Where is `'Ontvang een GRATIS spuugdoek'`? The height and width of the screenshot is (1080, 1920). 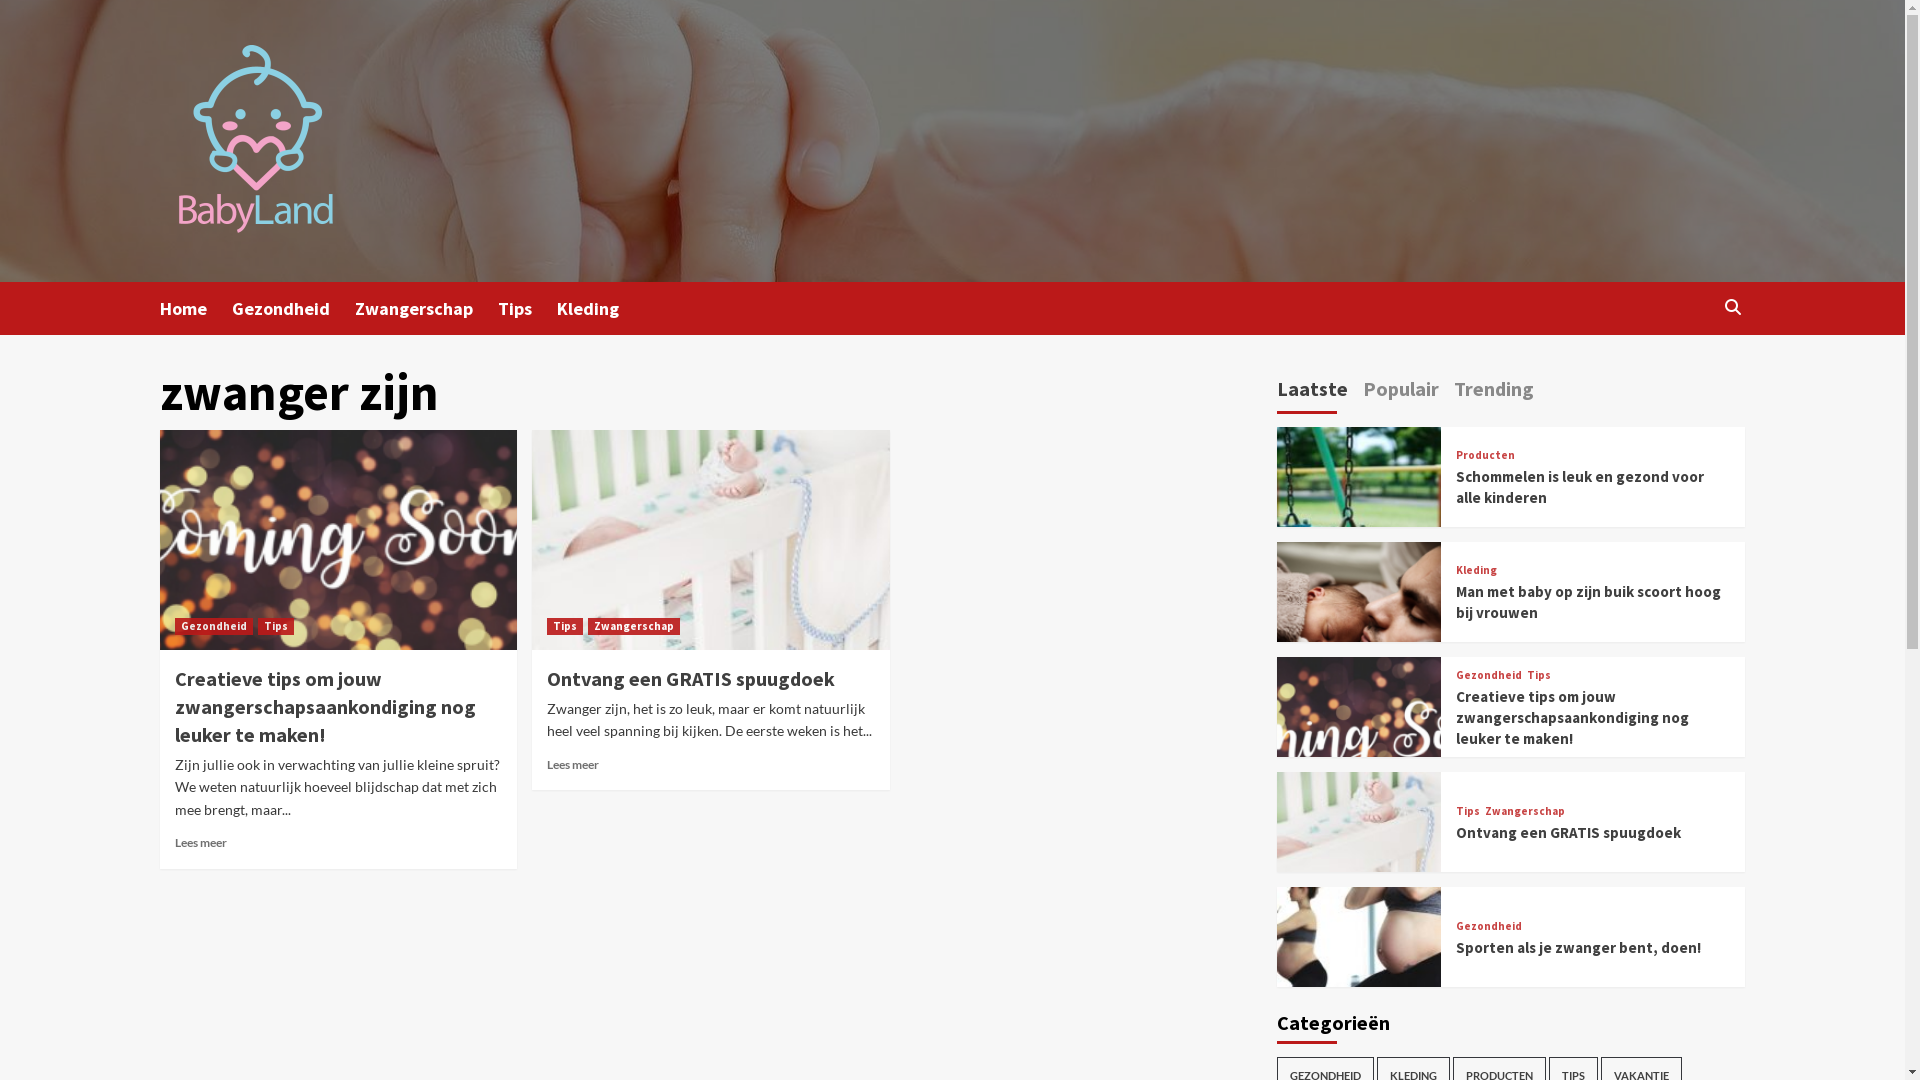
'Ontvang een GRATIS spuugdoek' is located at coordinates (691, 677).